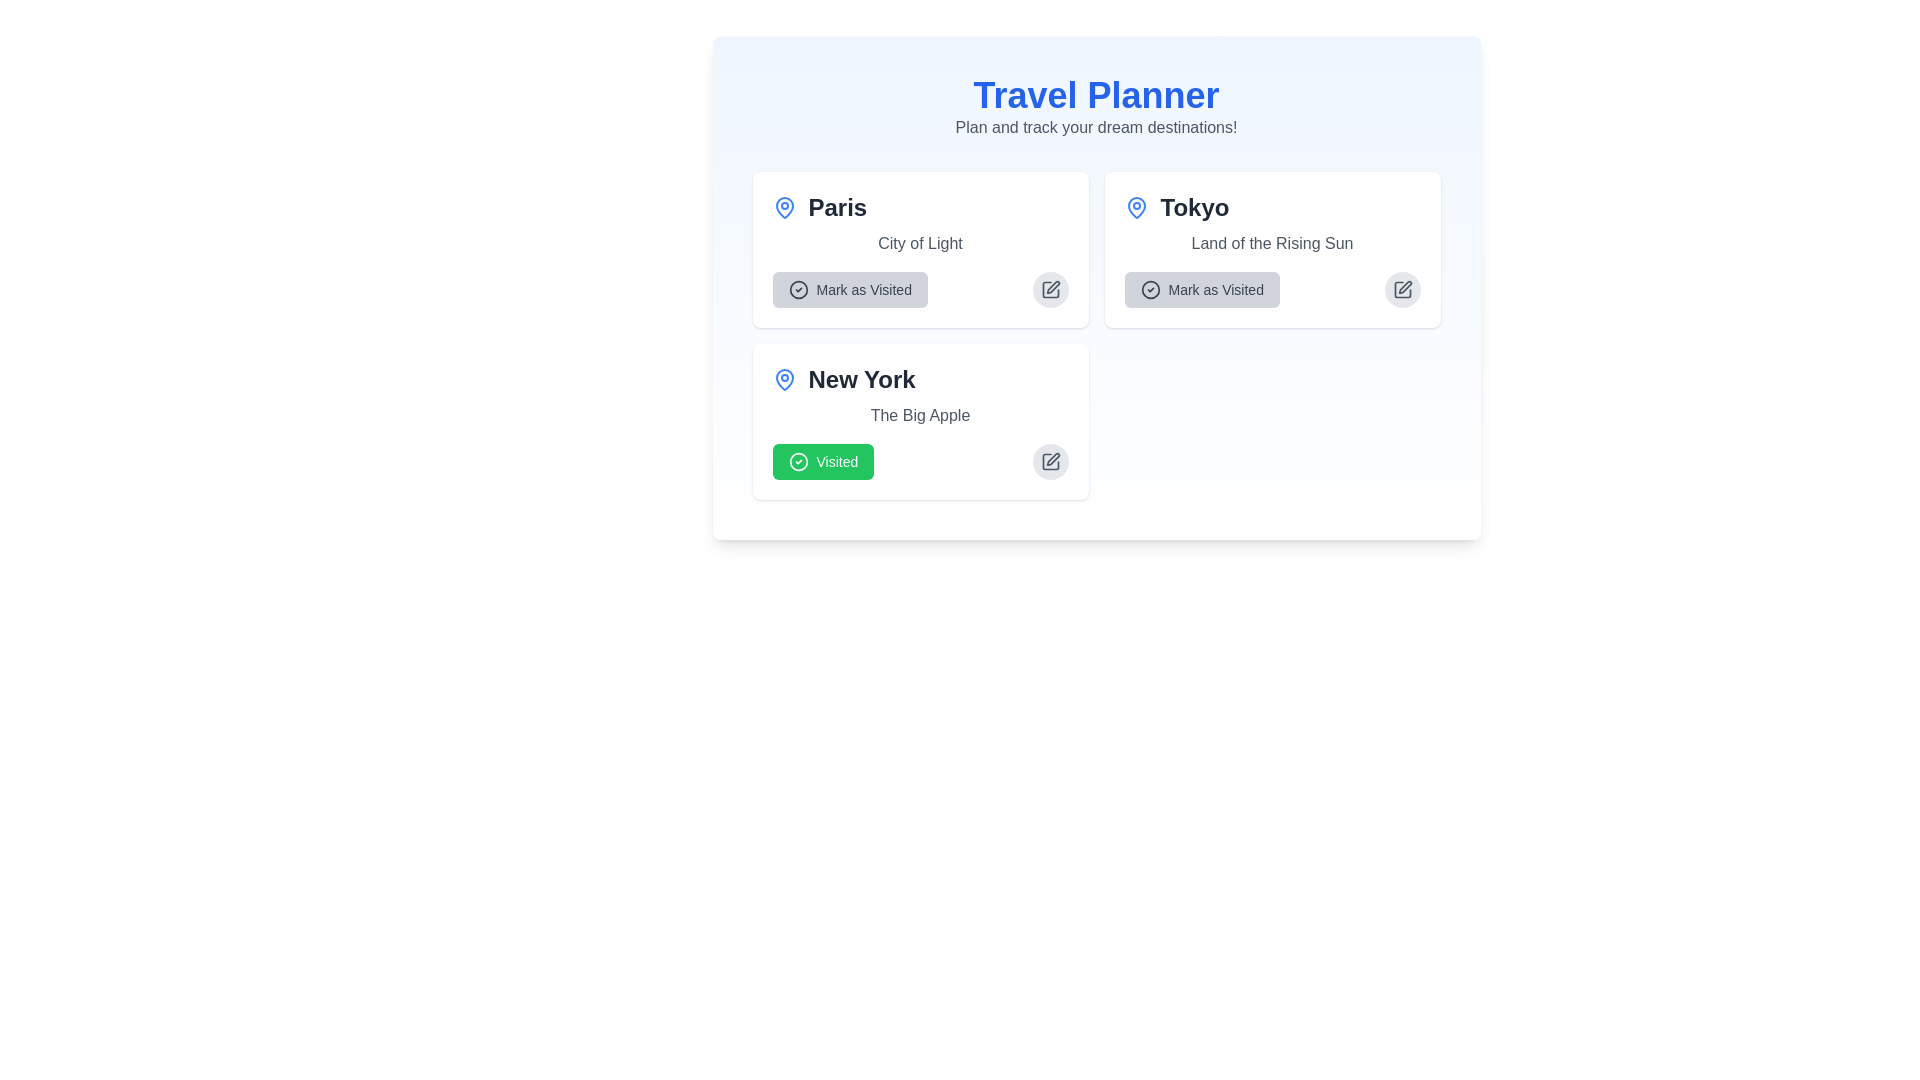 This screenshot has height=1080, width=1920. What do you see at coordinates (837, 208) in the screenshot?
I see `the destination using the text label 'Paris' located` at bounding box center [837, 208].